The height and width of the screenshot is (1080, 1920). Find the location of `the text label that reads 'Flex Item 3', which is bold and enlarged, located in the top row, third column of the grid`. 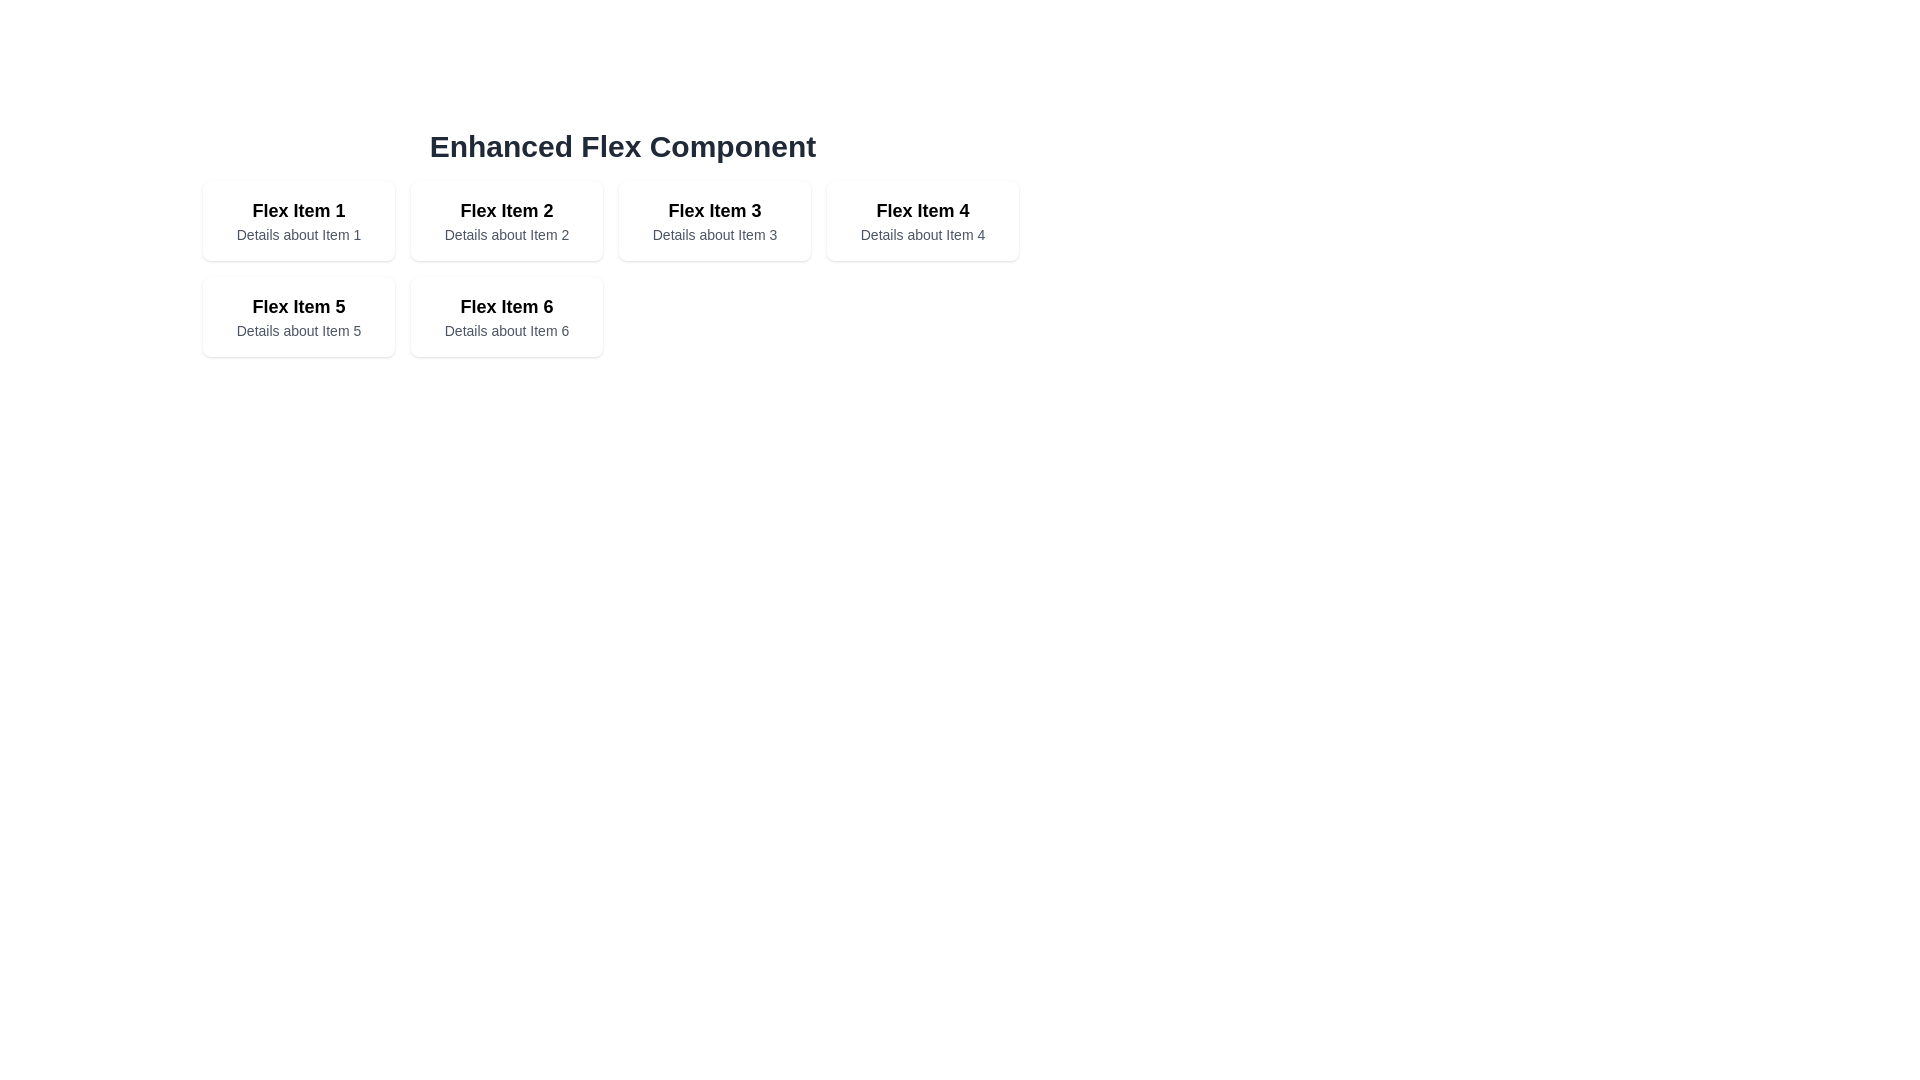

the text label that reads 'Flex Item 3', which is bold and enlarged, located in the top row, third column of the grid is located at coordinates (715, 211).